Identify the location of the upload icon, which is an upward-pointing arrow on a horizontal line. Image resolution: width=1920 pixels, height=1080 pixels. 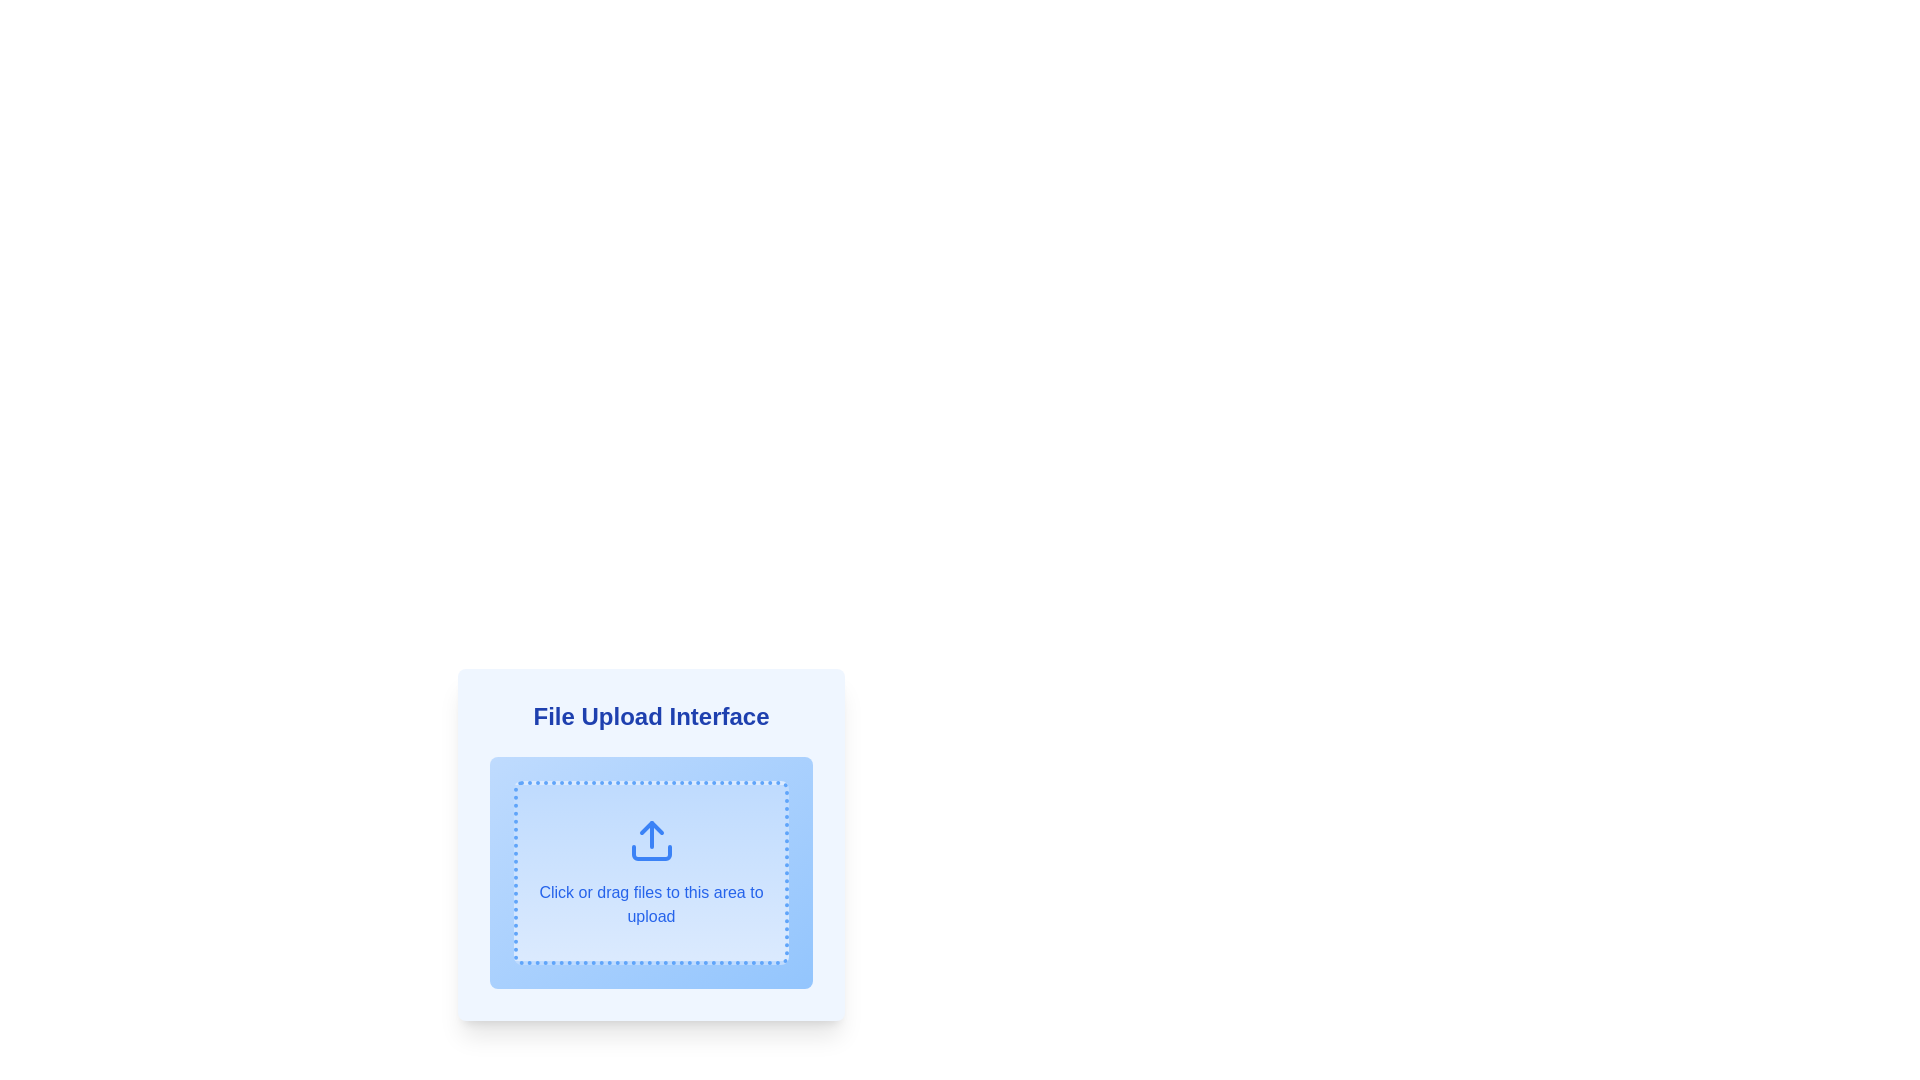
(651, 840).